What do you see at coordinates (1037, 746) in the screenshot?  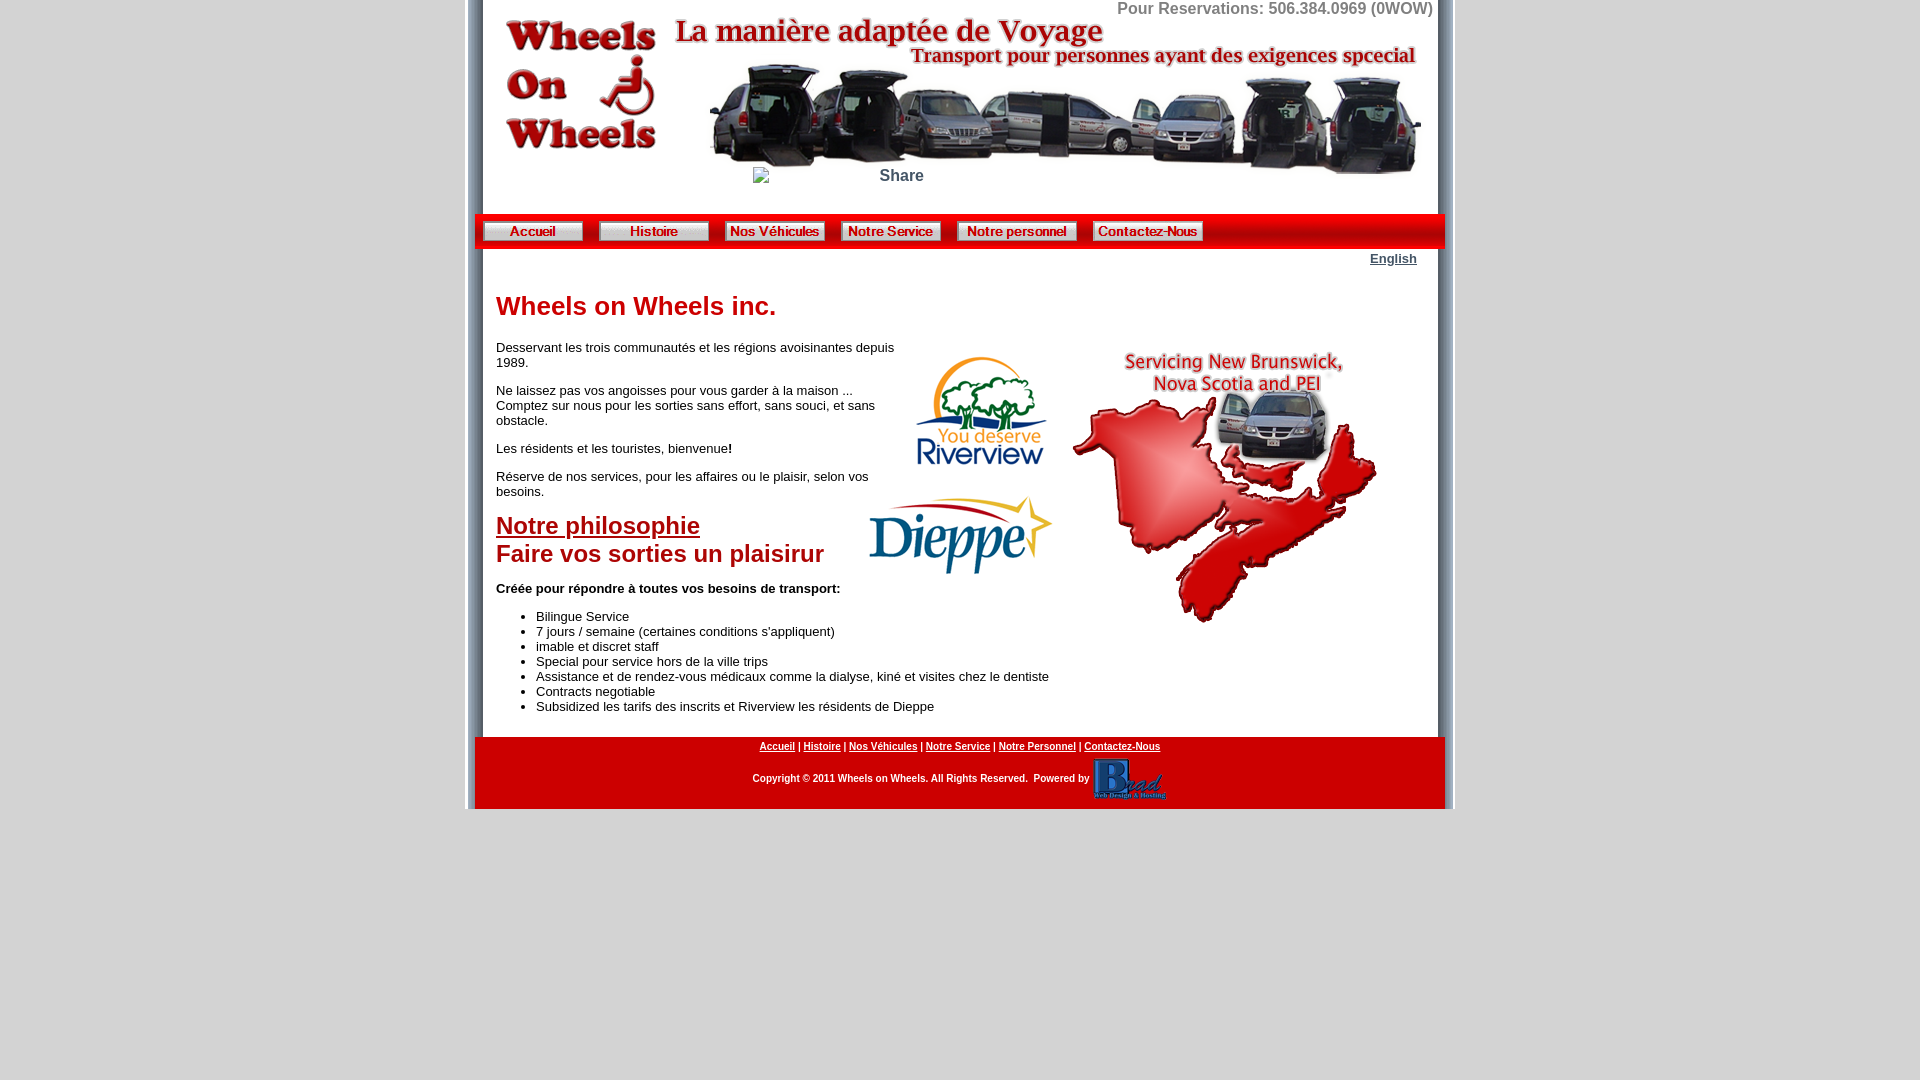 I see `'Notre Personnel'` at bounding box center [1037, 746].